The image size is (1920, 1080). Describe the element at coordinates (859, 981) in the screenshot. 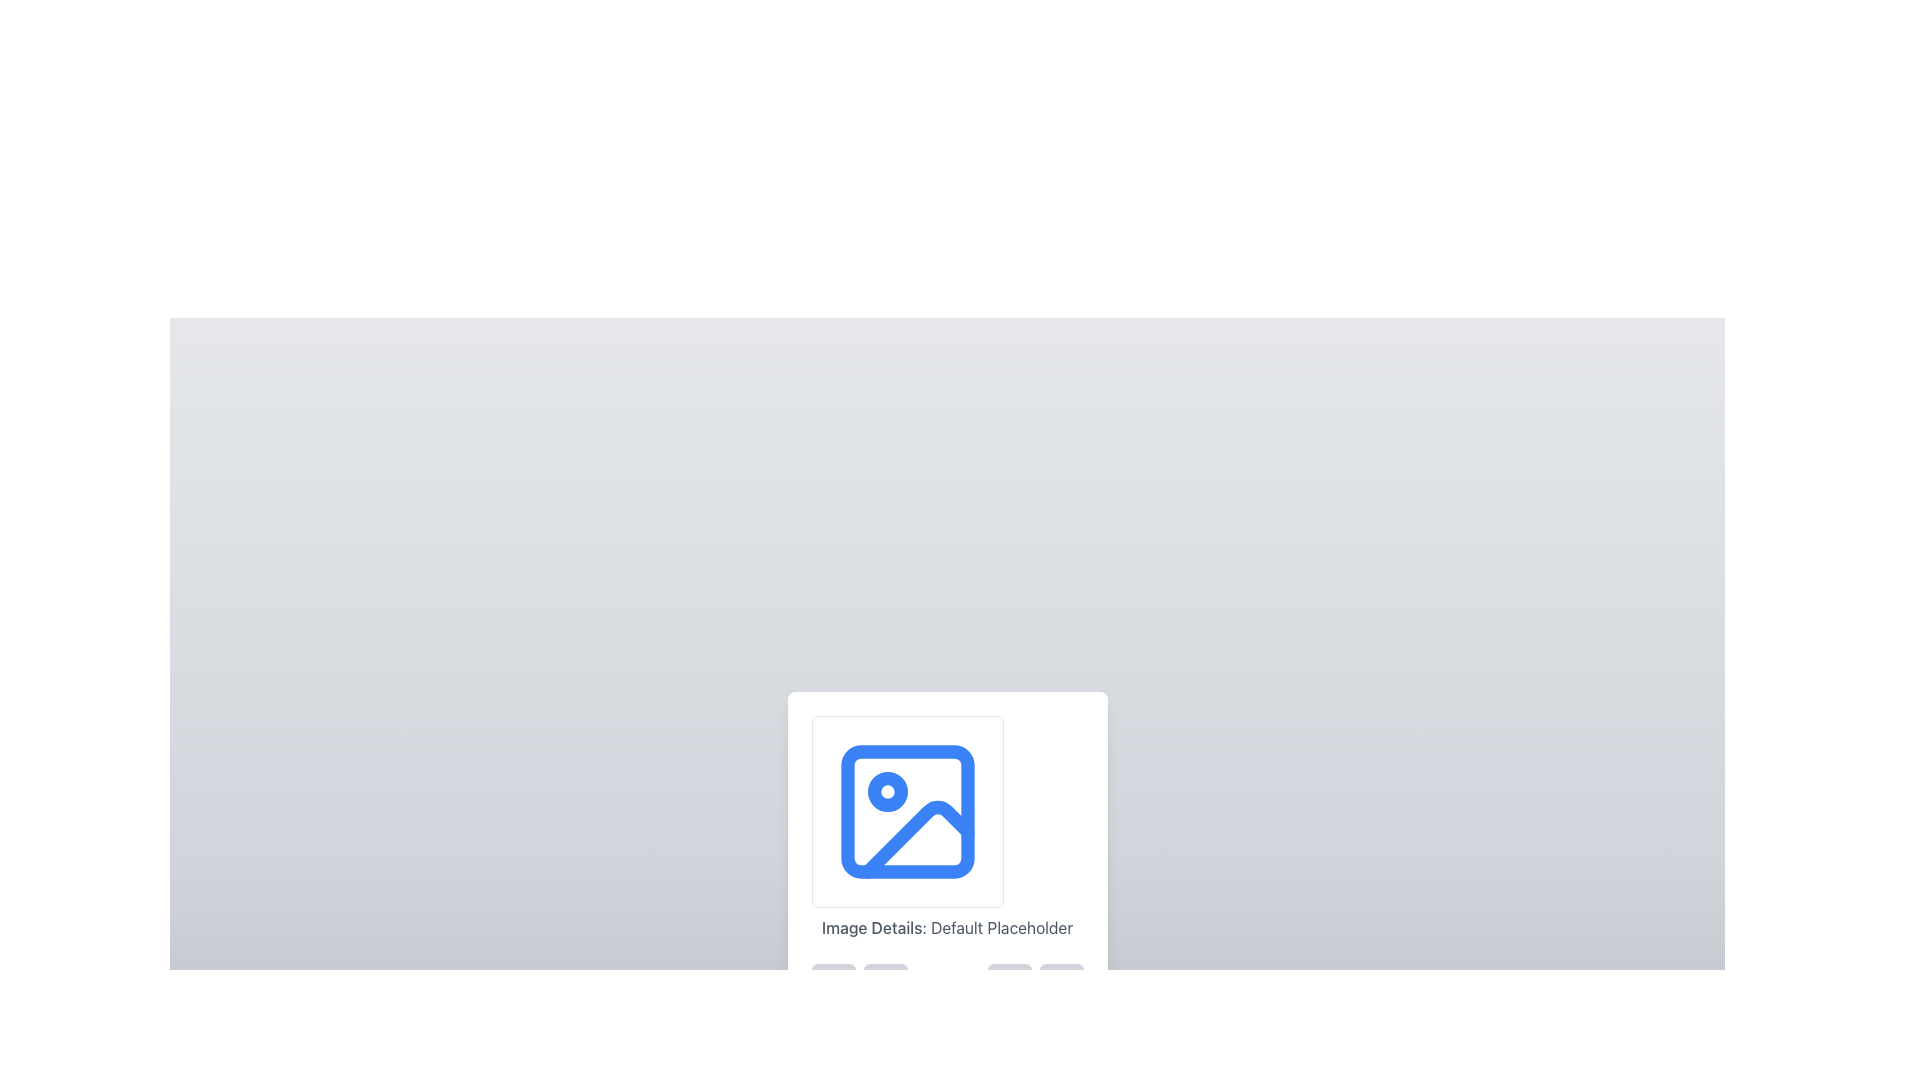

I see `the buttons within the leftmost group of buttons located below the image placeholder` at that location.